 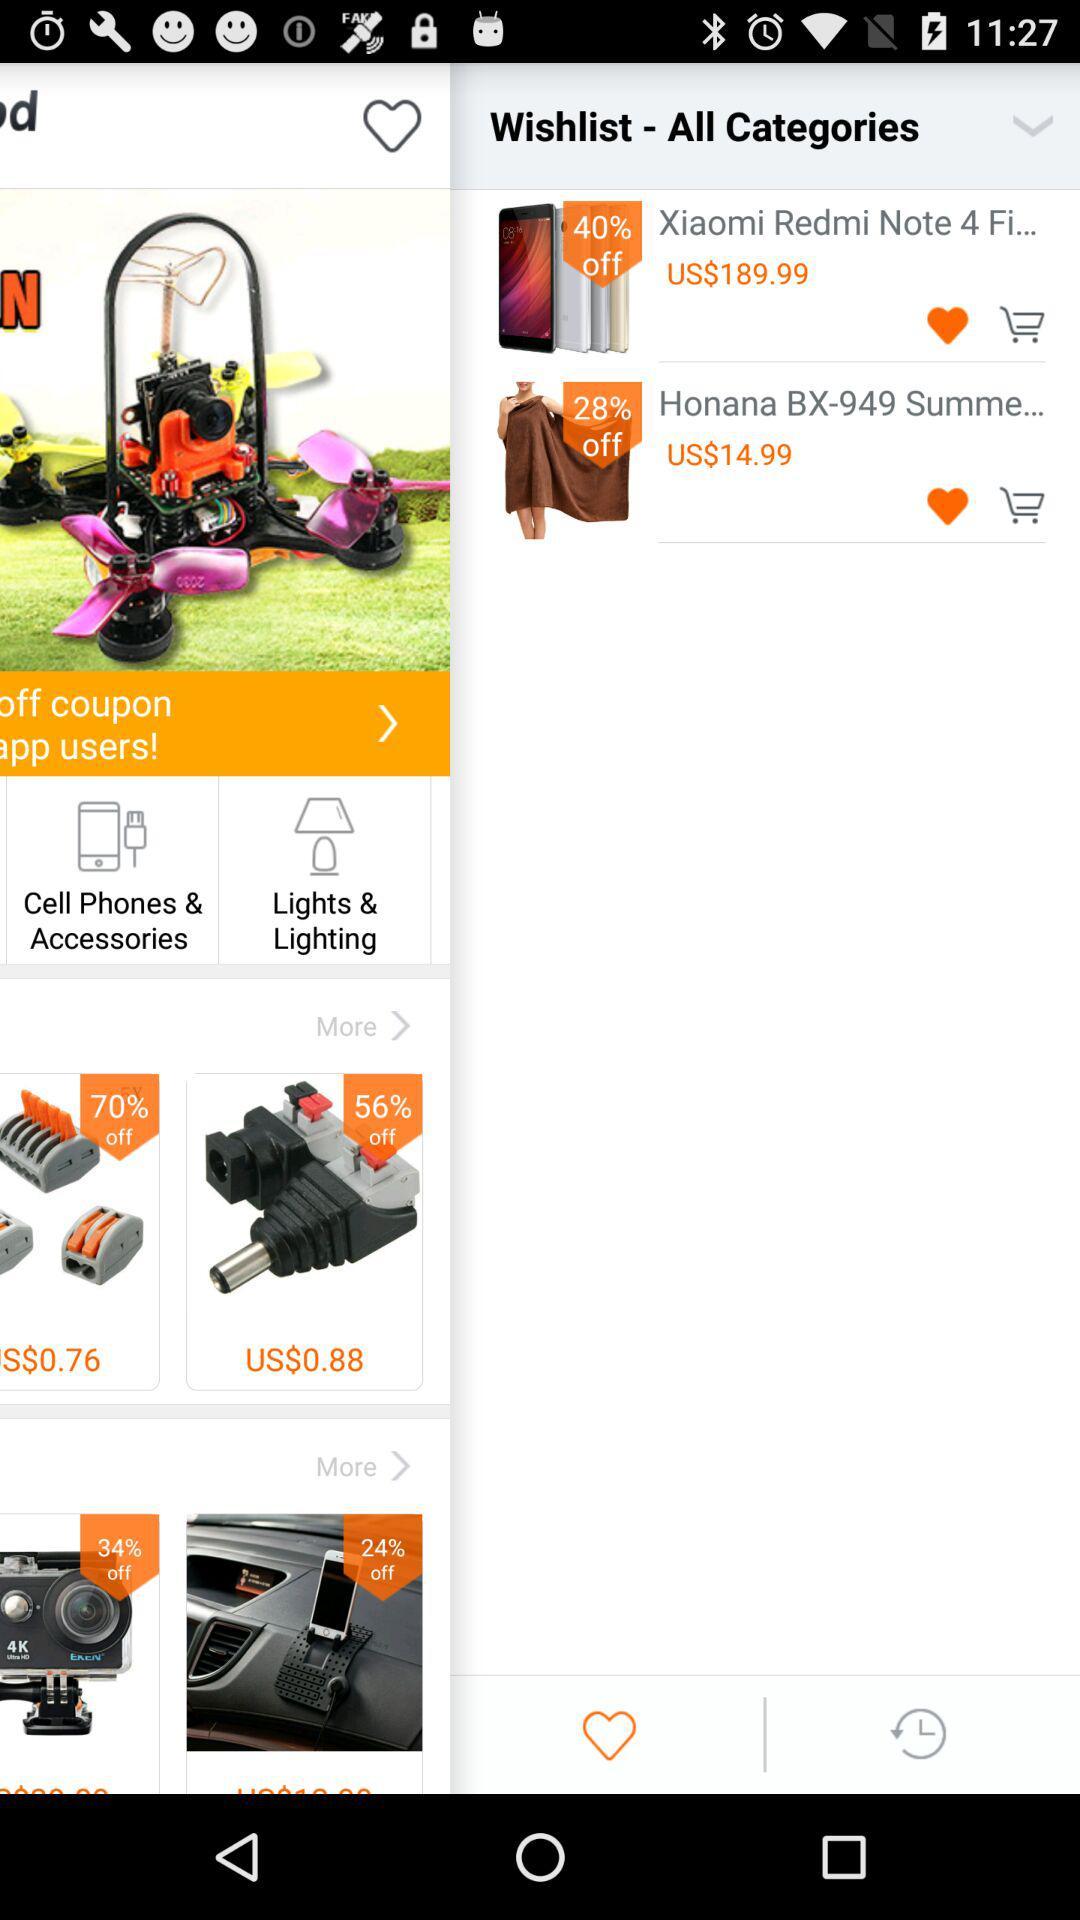 What do you see at coordinates (608, 1733) in the screenshot?
I see `favorites` at bounding box center [608, 1733].